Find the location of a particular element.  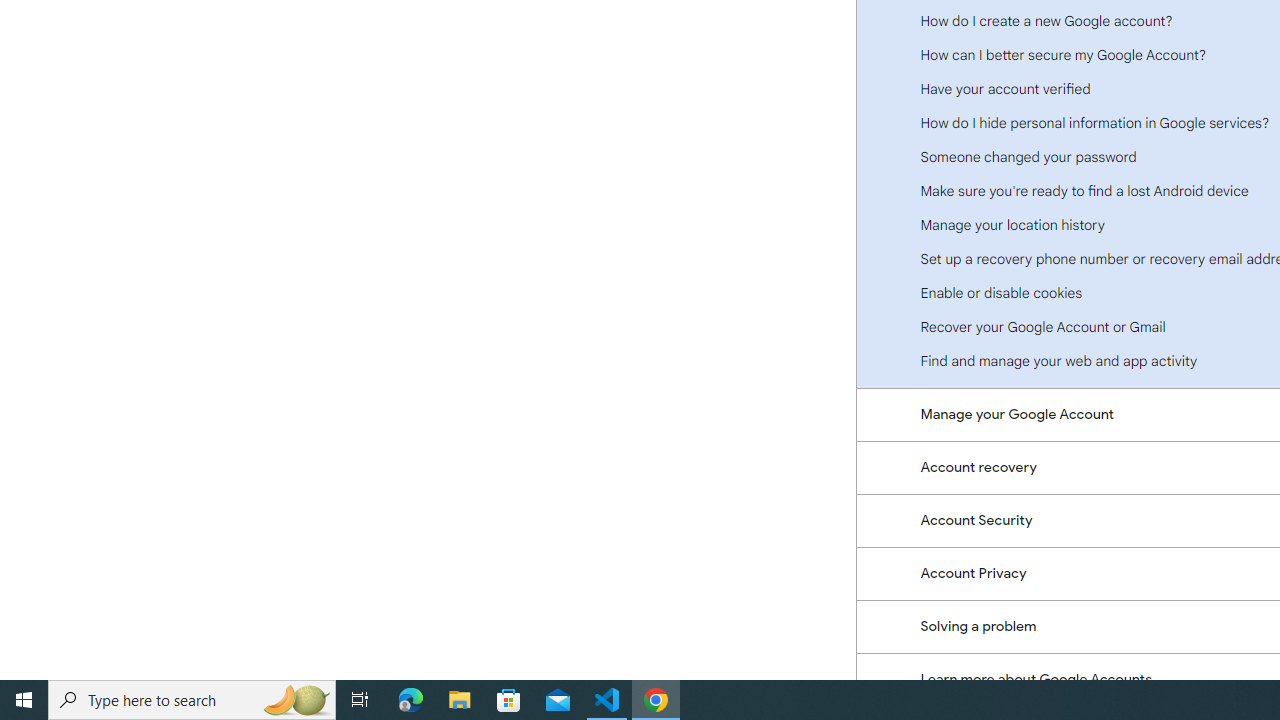

'Search highlights icon opens search home window' is located at coordinates (294, 698).